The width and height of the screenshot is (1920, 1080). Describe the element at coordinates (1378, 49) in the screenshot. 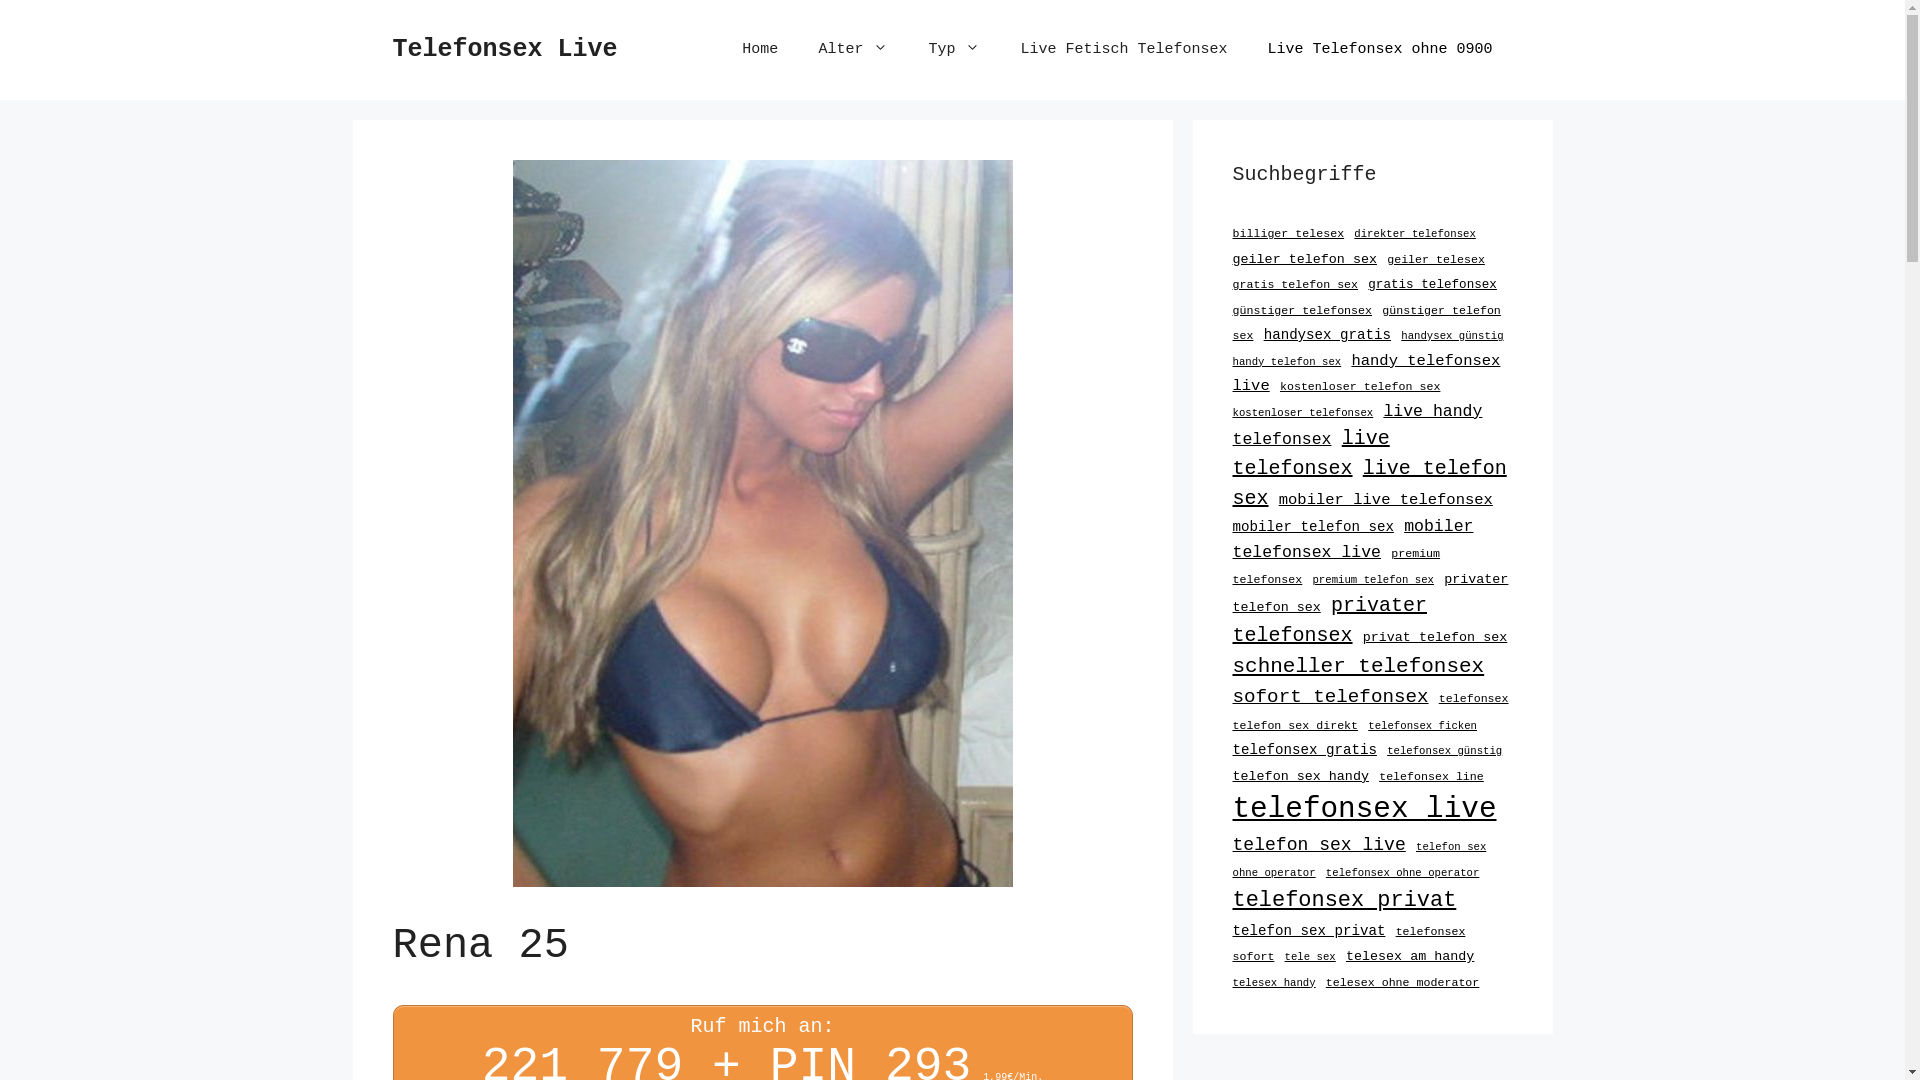

I see `'Live Telefonsex ohne 0900'` at that location.